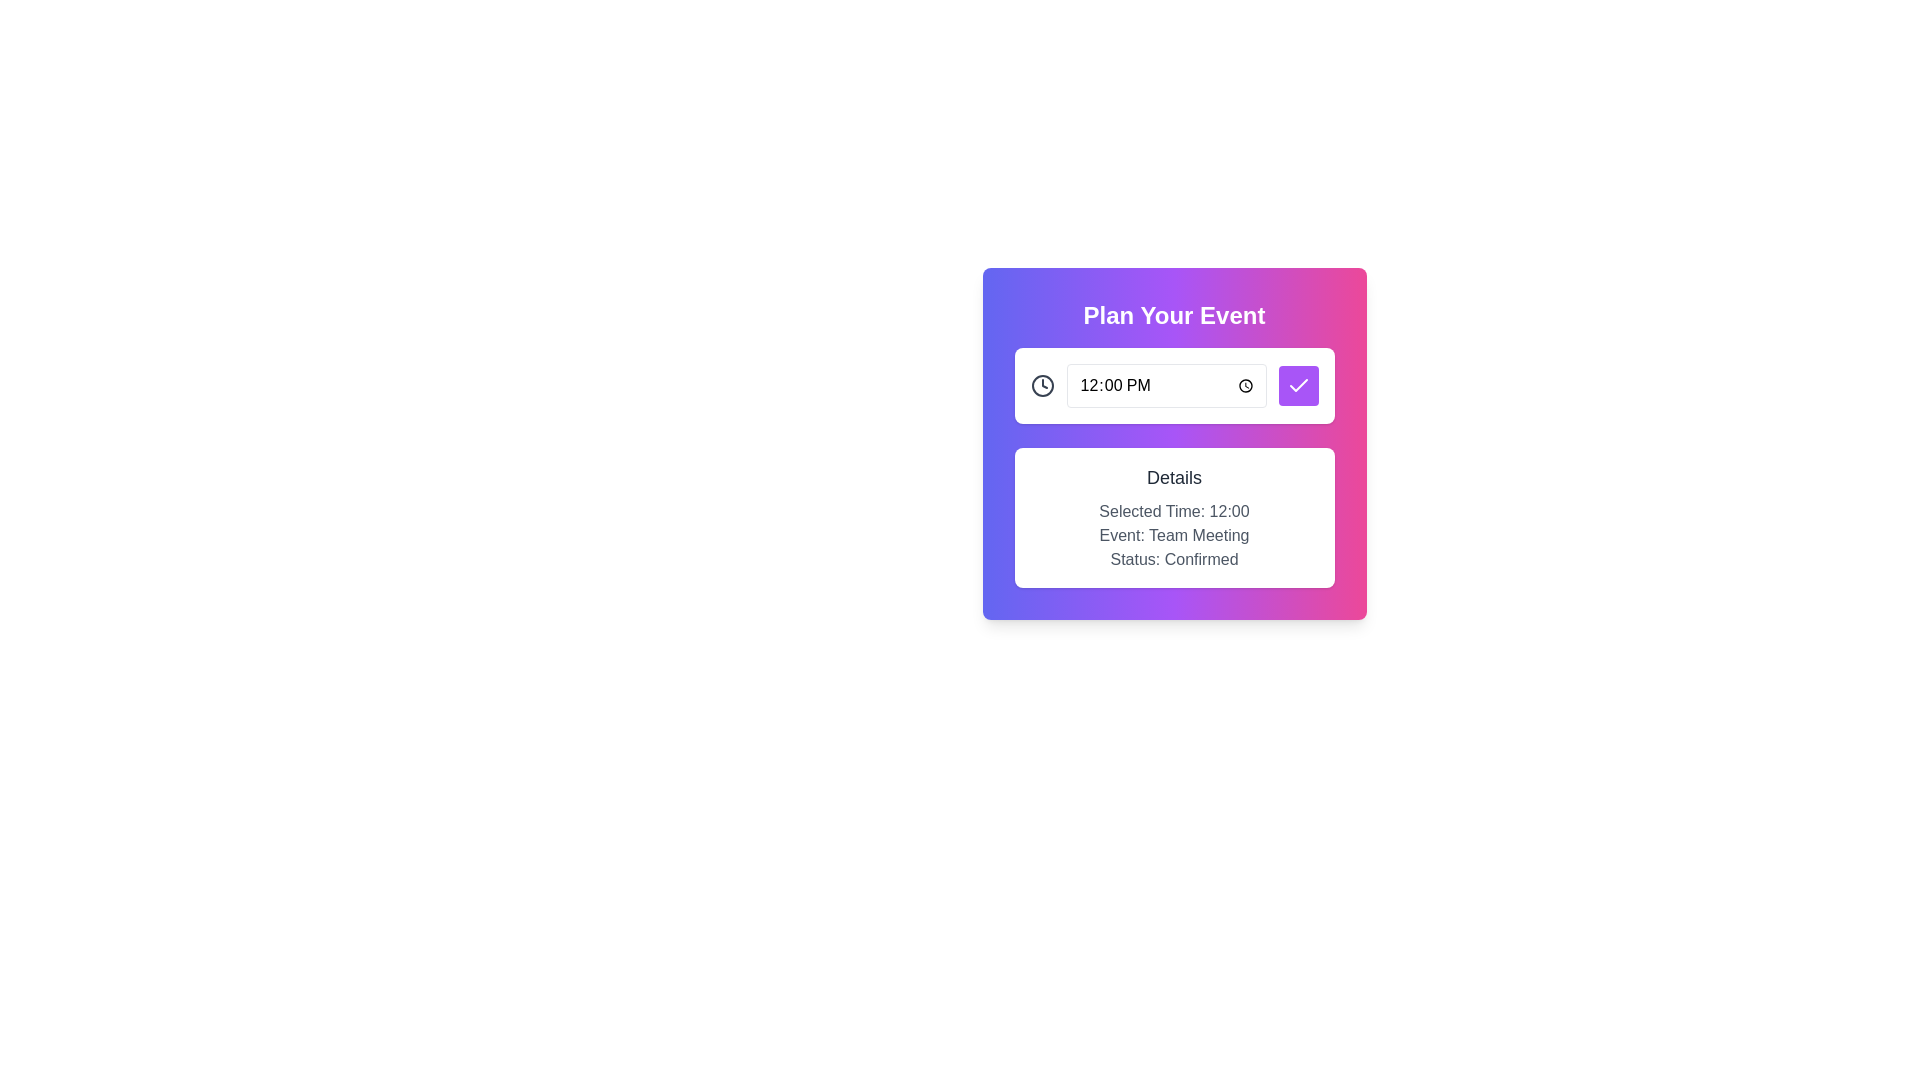 This screenshot has width=1920, height=1080. I want to click on the confirmation button located to the right of the time input field to observe any interactive effects, so click(1298, 385).